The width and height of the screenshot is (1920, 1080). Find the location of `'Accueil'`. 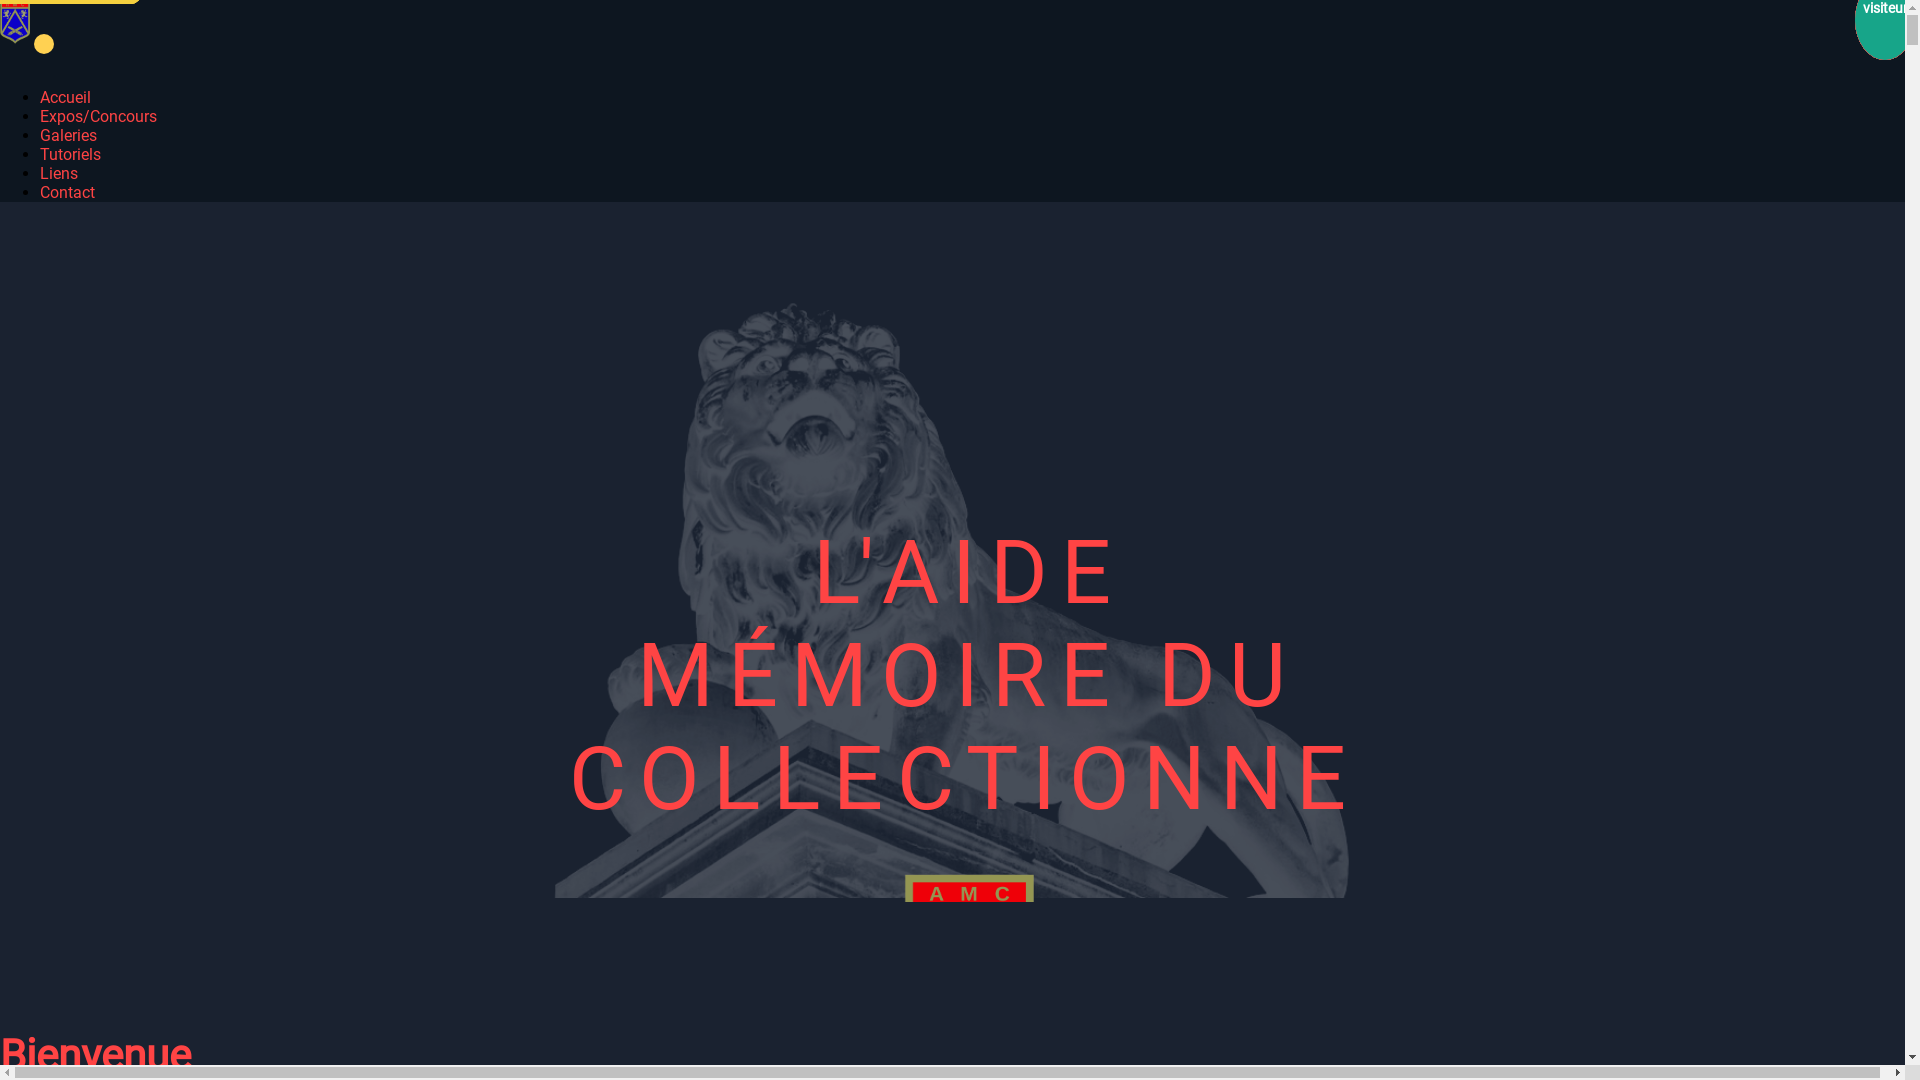

'Accueil' is located at coordinates (39, 97).